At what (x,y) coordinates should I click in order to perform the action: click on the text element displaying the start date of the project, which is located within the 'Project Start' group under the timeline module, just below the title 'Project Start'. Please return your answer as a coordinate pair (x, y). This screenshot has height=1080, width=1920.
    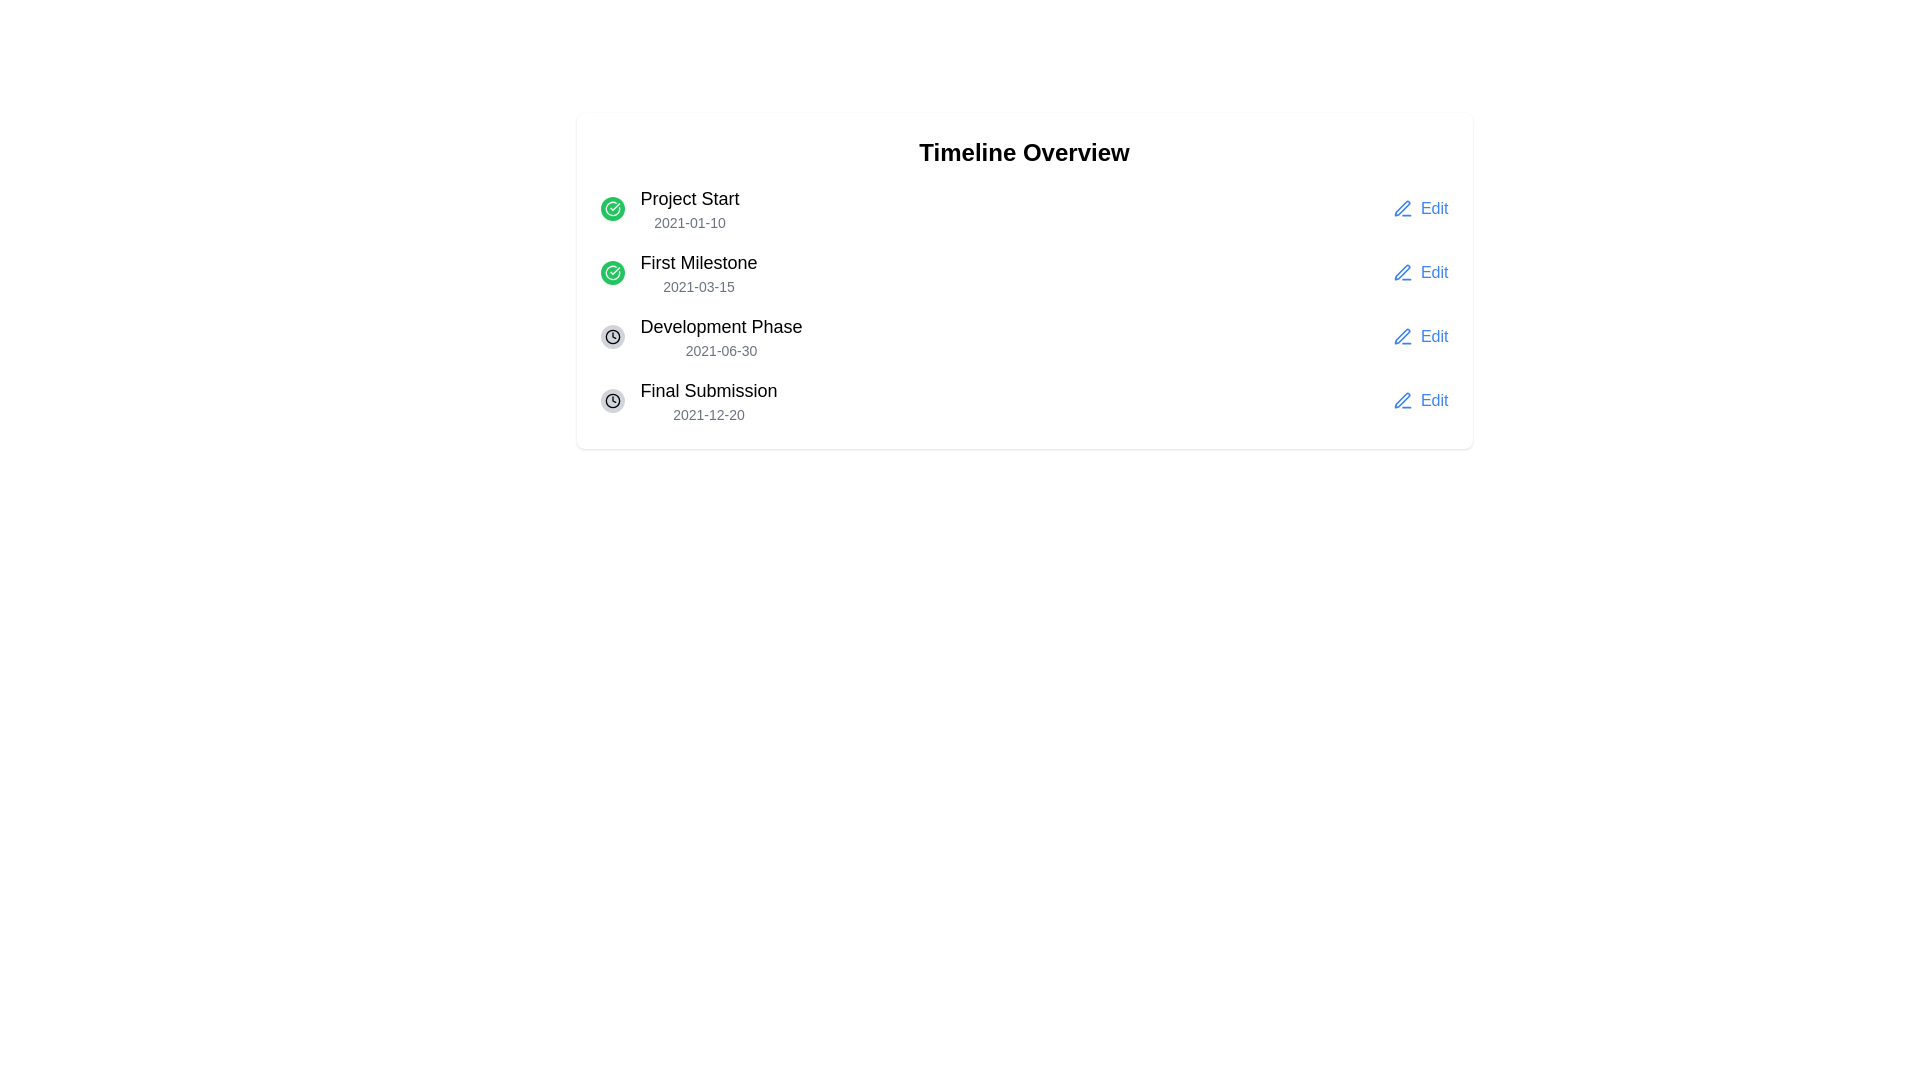
    Looking at the image, I should click on (690, 223).